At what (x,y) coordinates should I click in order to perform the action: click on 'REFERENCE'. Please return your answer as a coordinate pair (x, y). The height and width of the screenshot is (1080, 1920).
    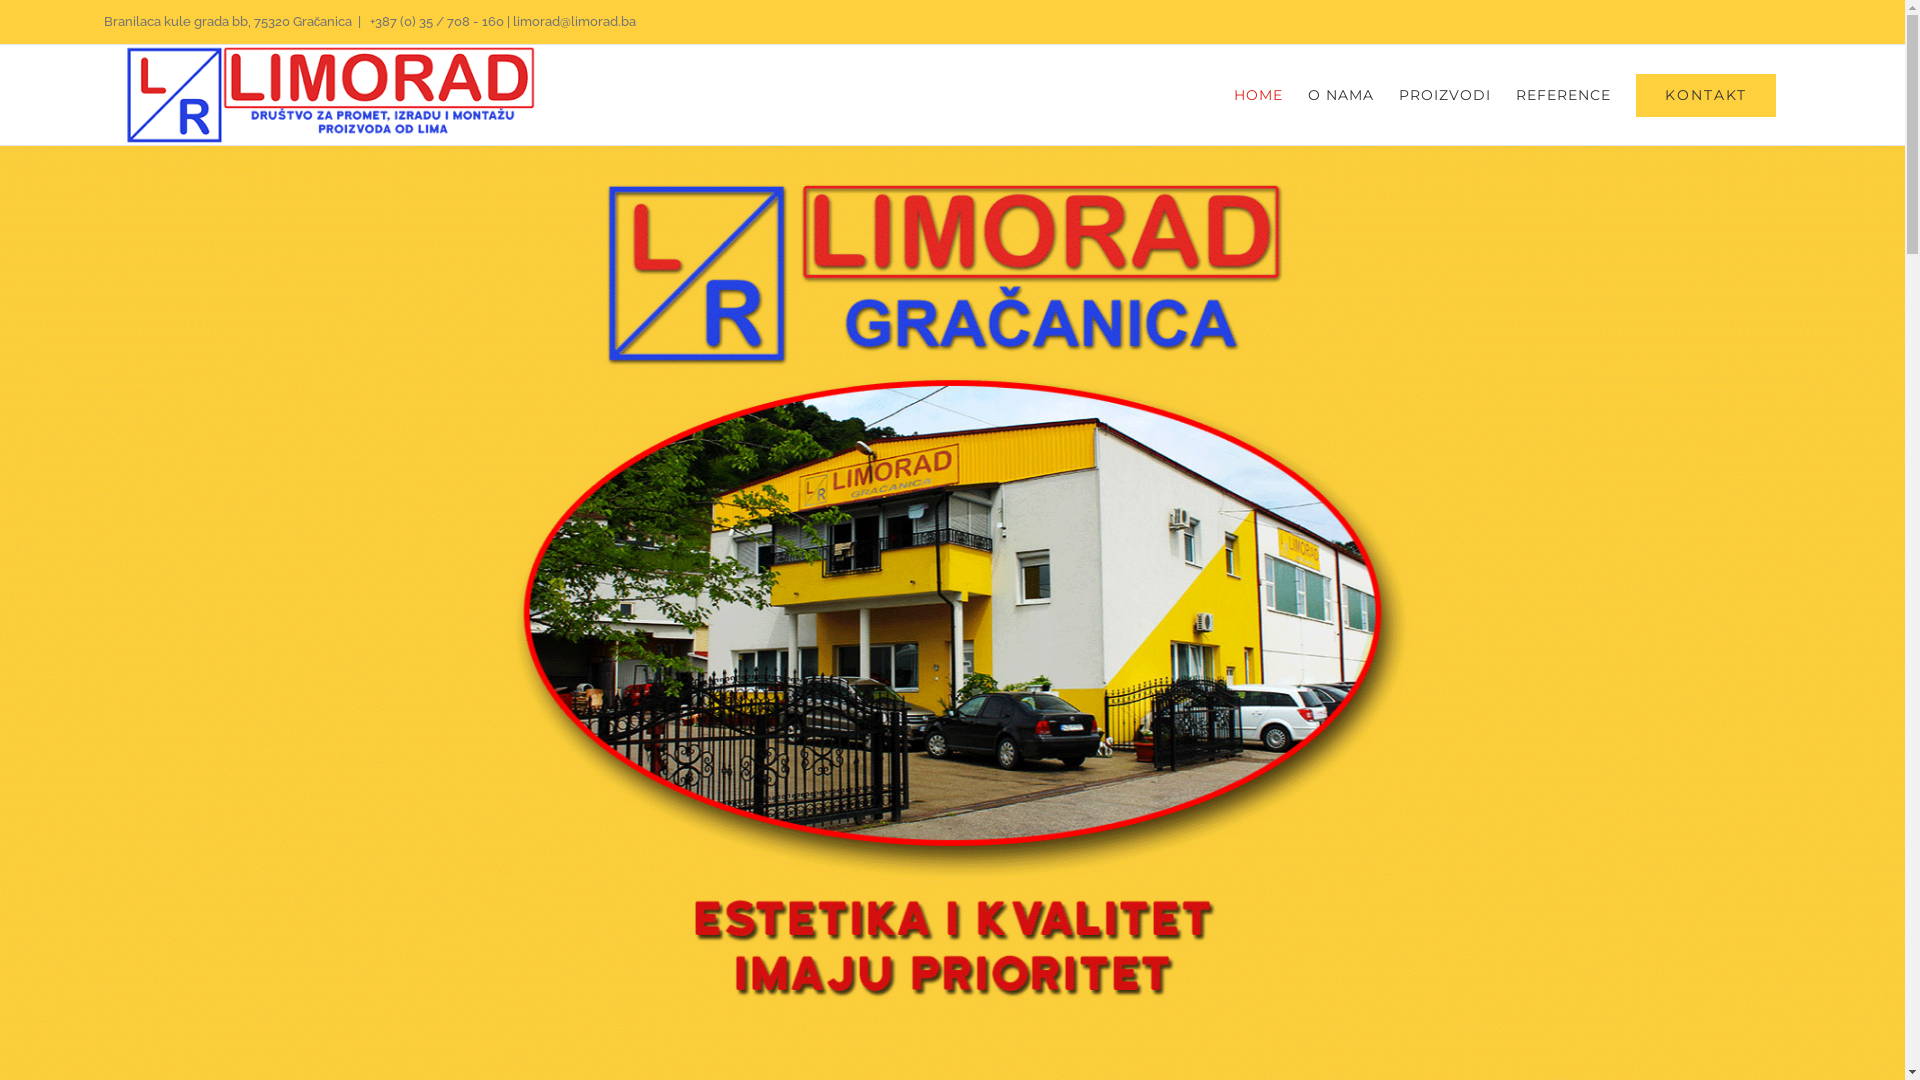
    Looking at the image, I should click on (1516, 95).